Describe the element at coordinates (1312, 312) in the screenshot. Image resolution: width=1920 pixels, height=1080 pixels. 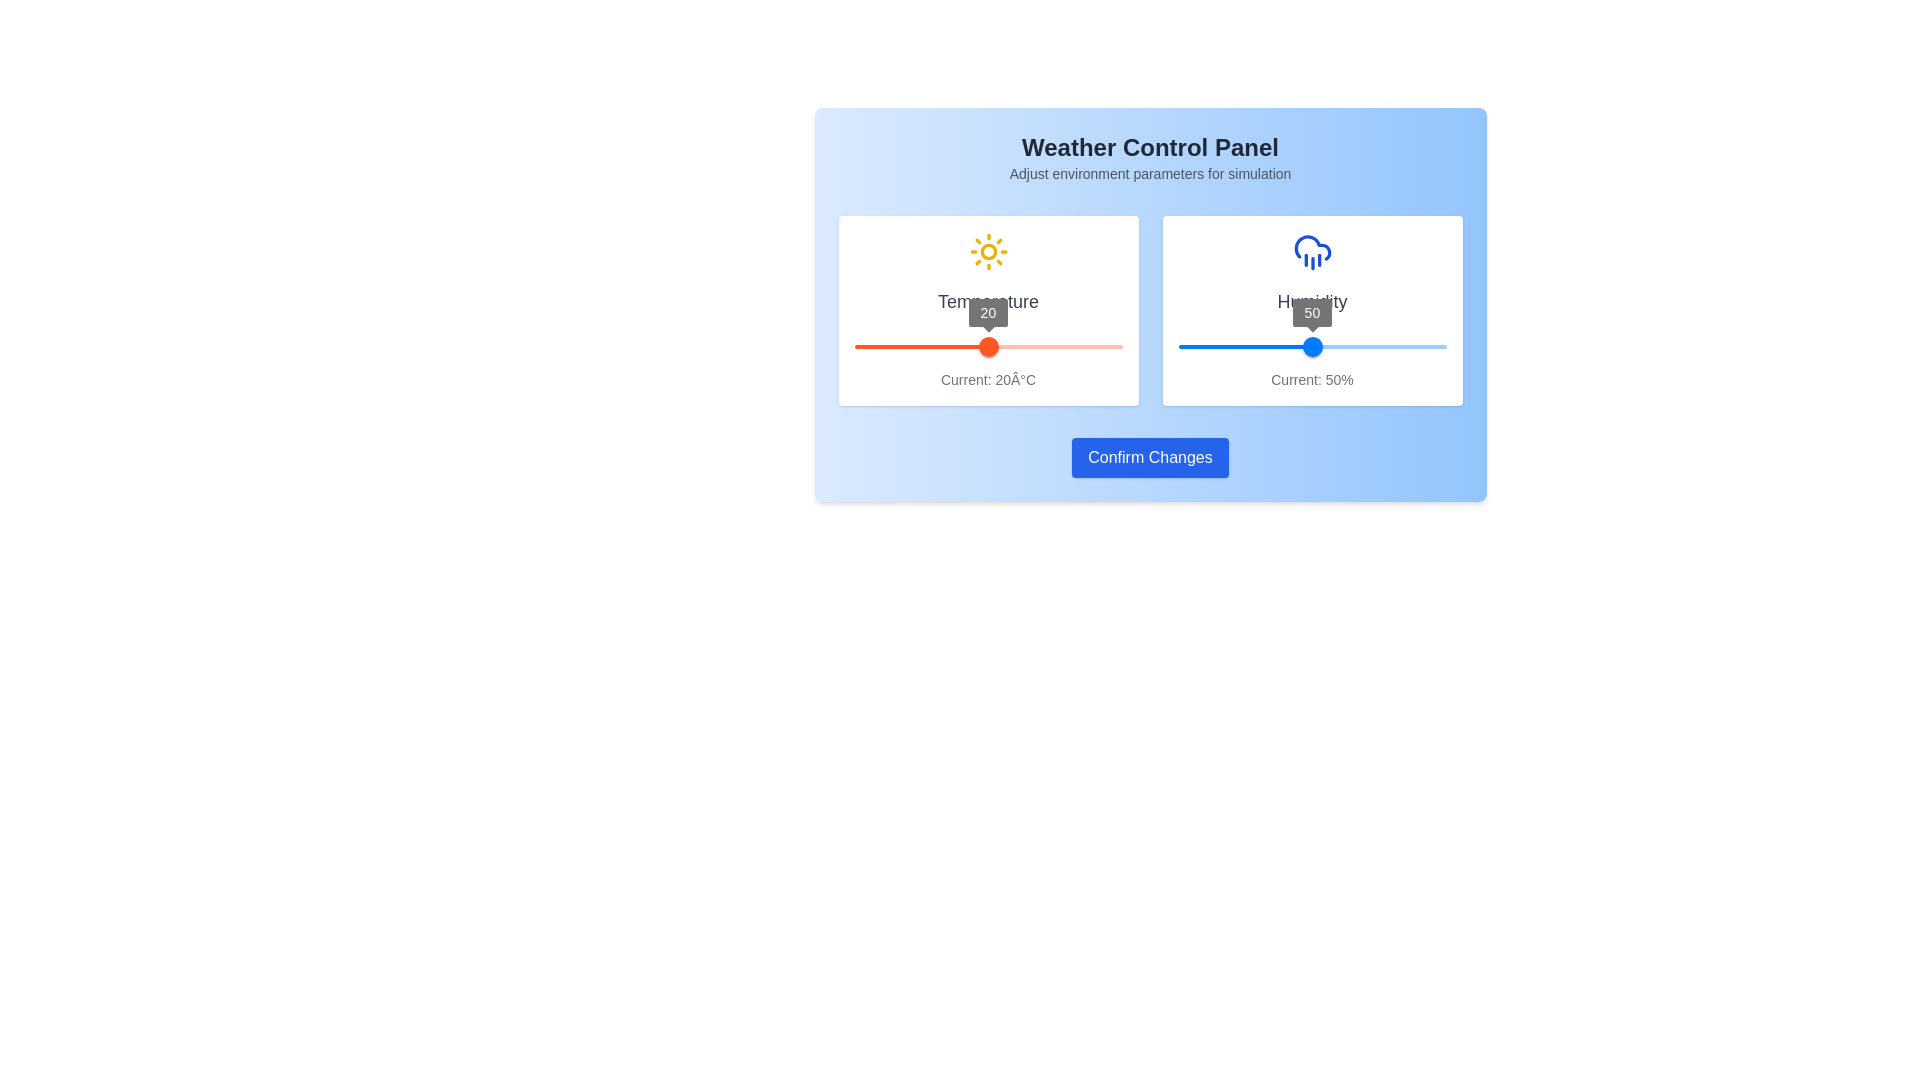
I see `the tooltip displaying the value '50' above the 'Humidity' slider handle as the slider moves` at that location.